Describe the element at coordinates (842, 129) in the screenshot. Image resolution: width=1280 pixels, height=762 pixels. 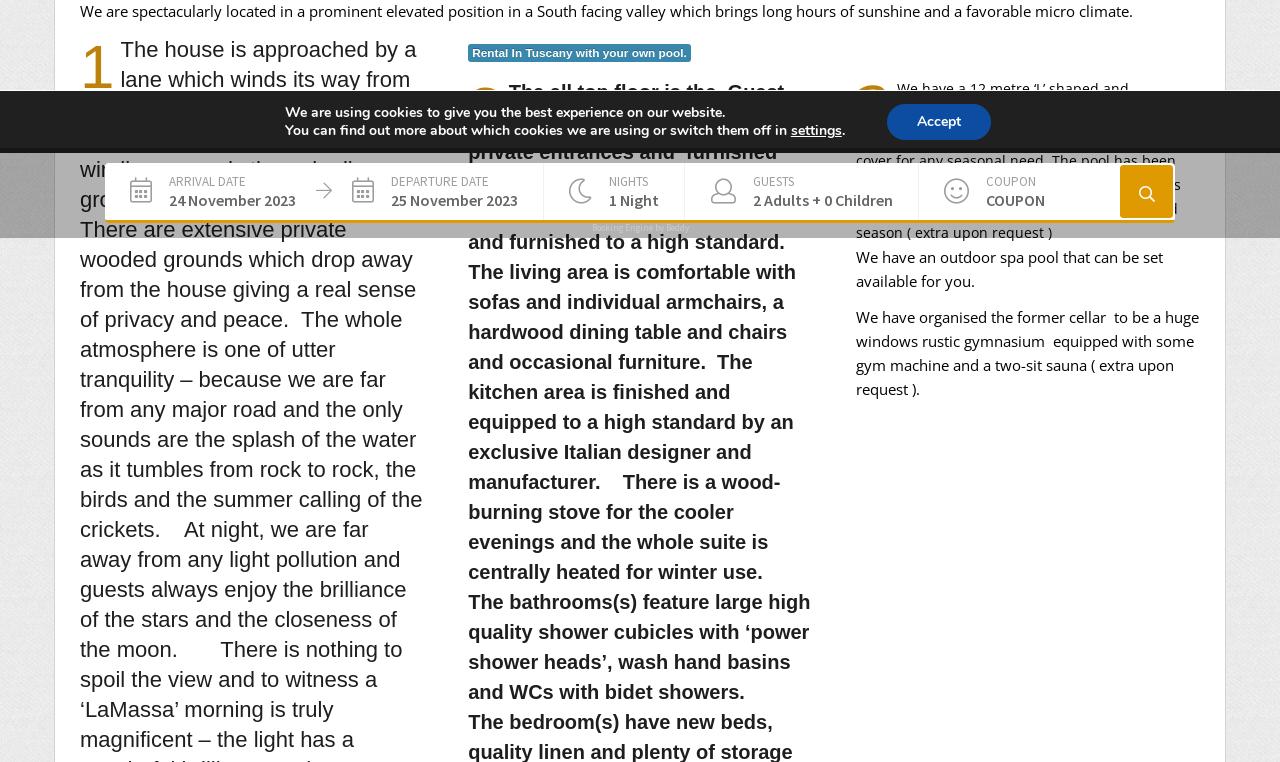
I see `'.'` at that location.